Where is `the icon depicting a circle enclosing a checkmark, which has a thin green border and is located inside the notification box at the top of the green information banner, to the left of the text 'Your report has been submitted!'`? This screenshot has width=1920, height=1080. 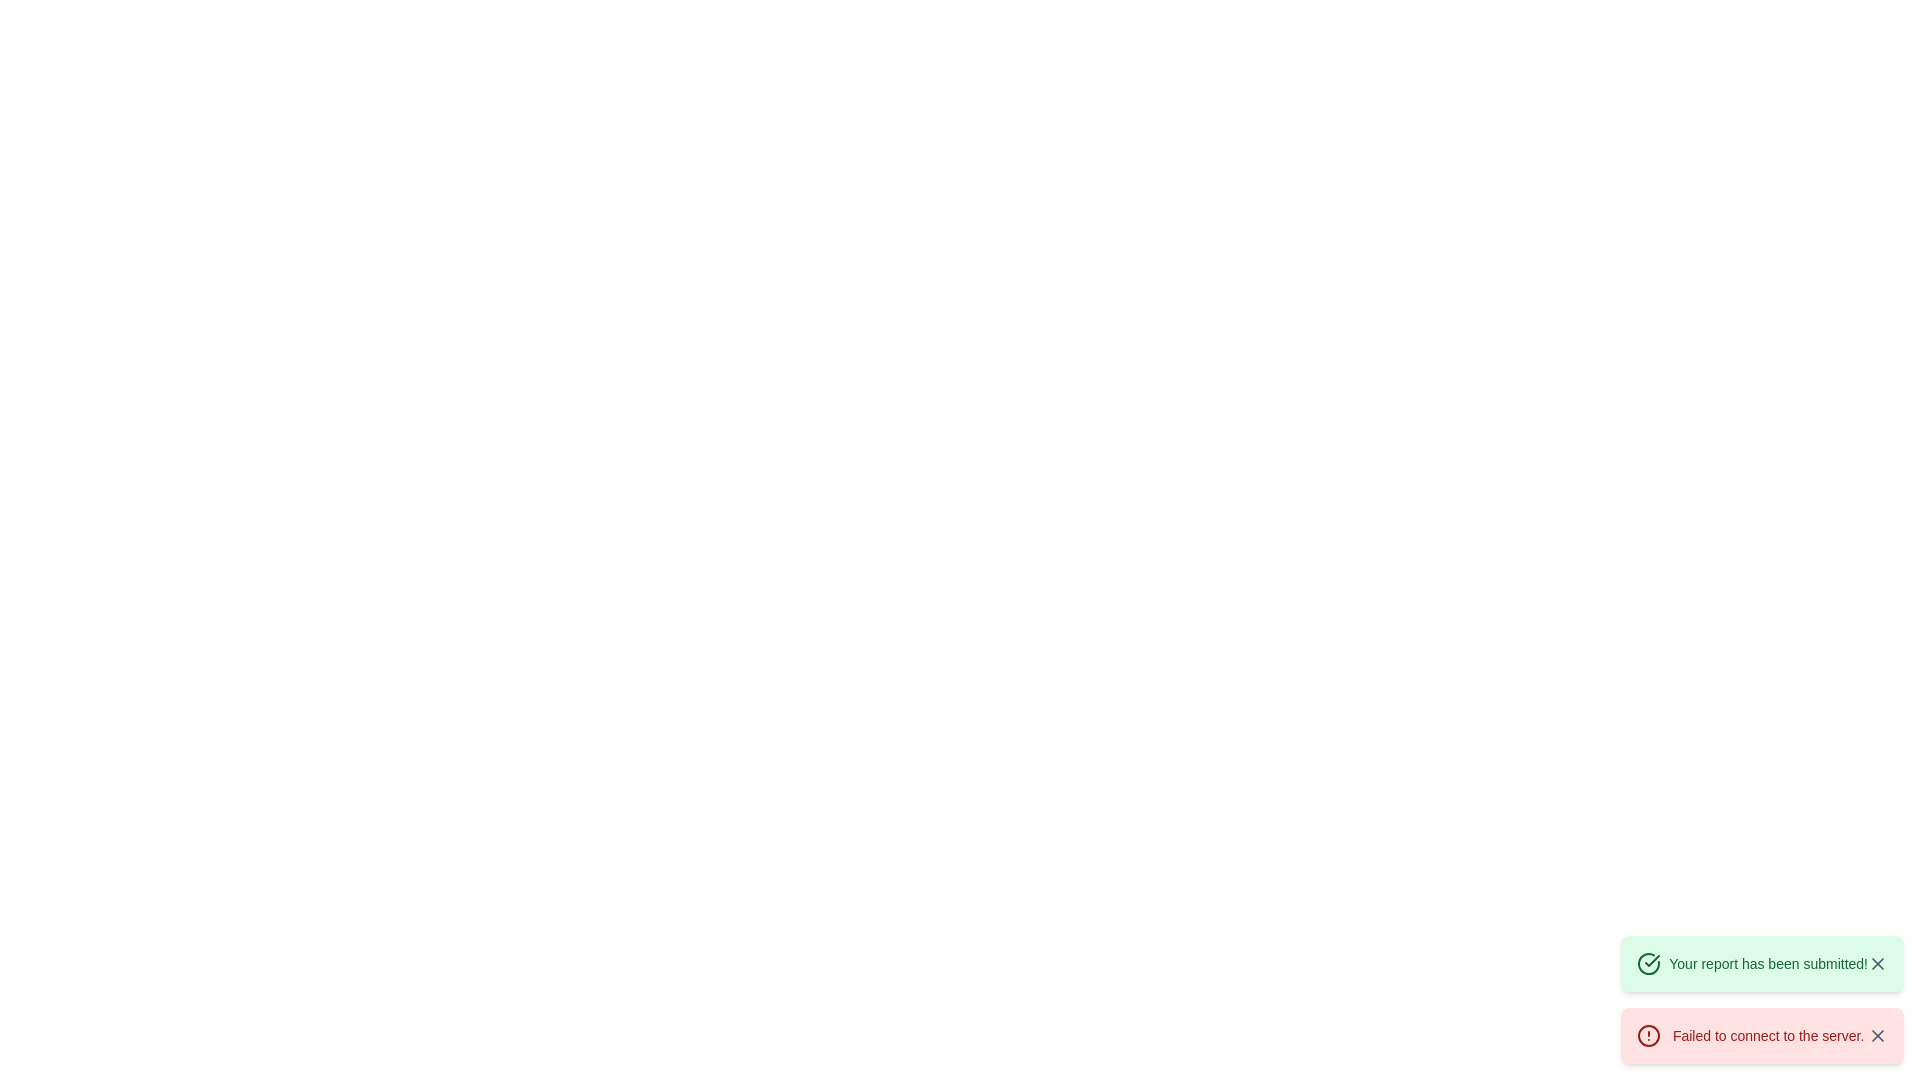 the icon depicting a circle enclosing a checkmark, which has a thin green border and is located inside the notification box at the top of the green information banner, to the left of the text 'Your report has been submitted!' is located at coordinates (1649, 963).